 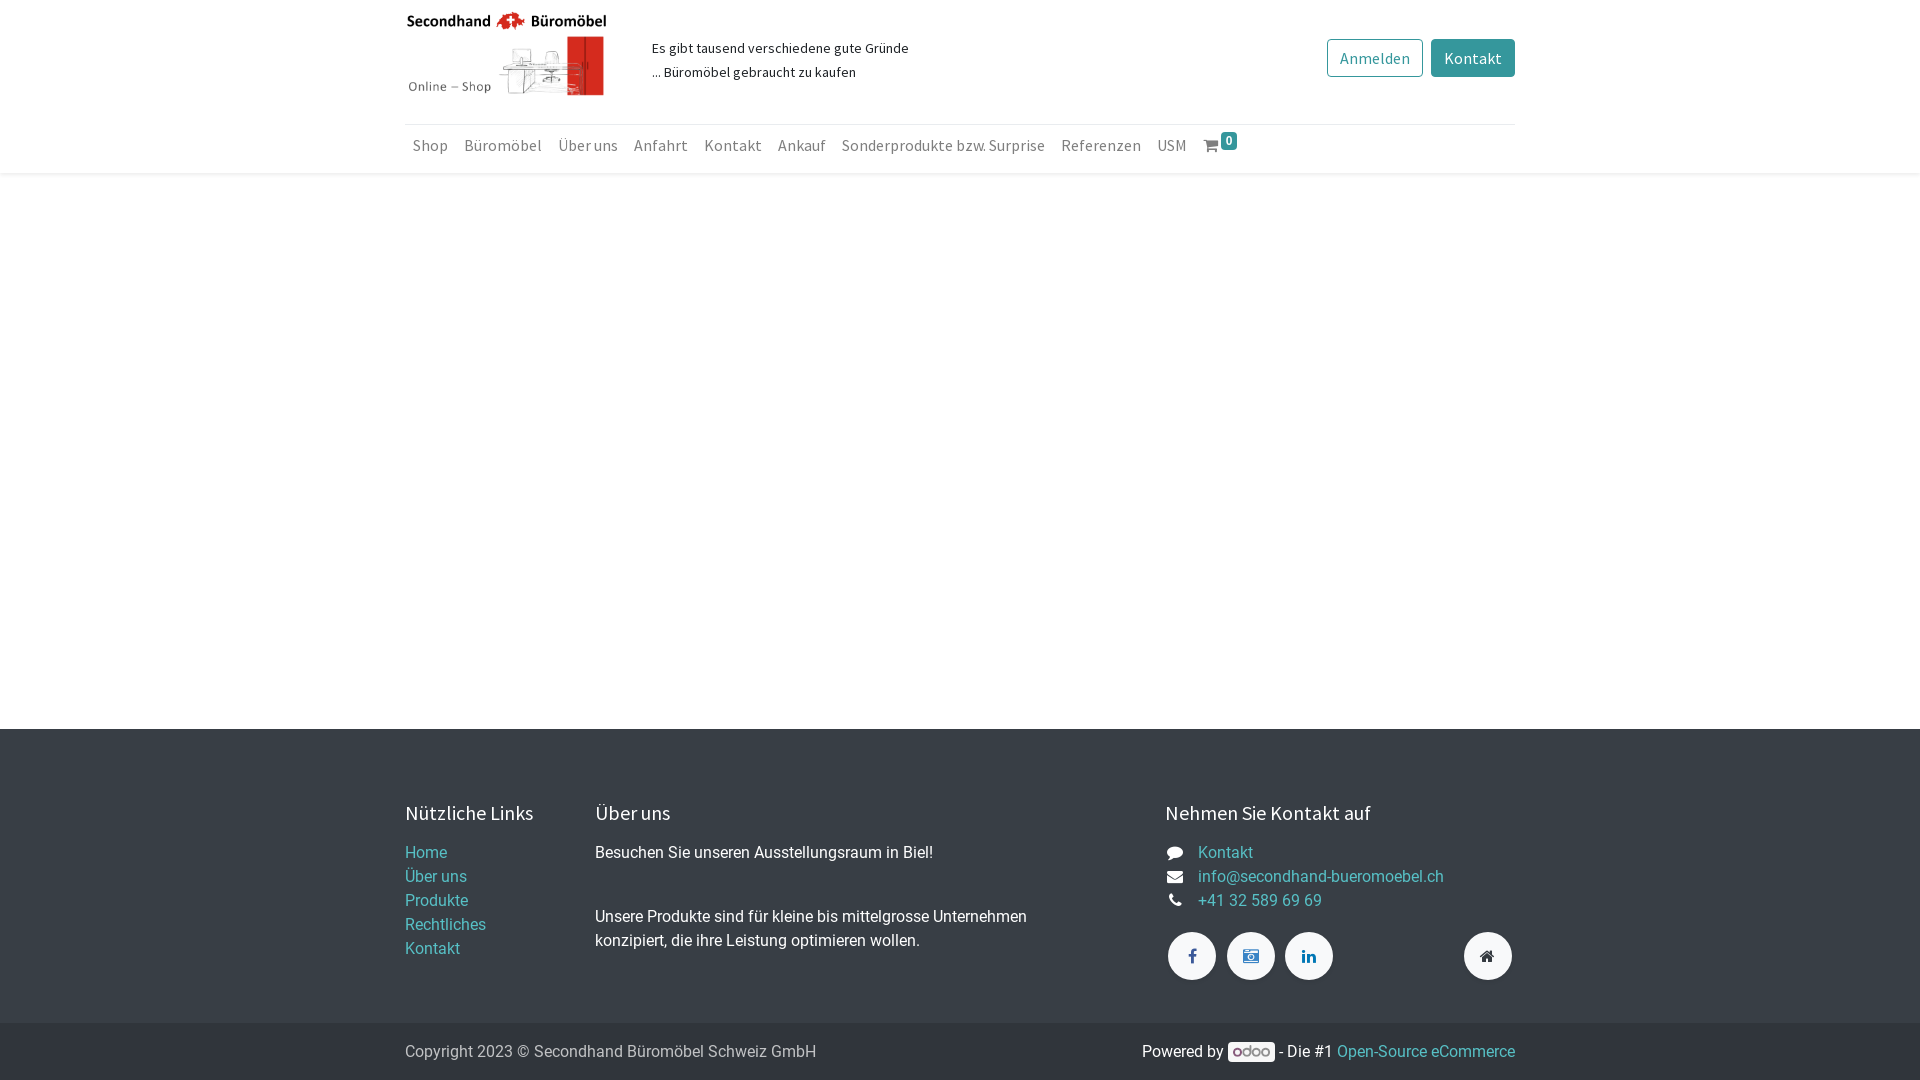 I want to click on 'info@secondhand-bueromoebel.ch', so click(x=1198, y=875).